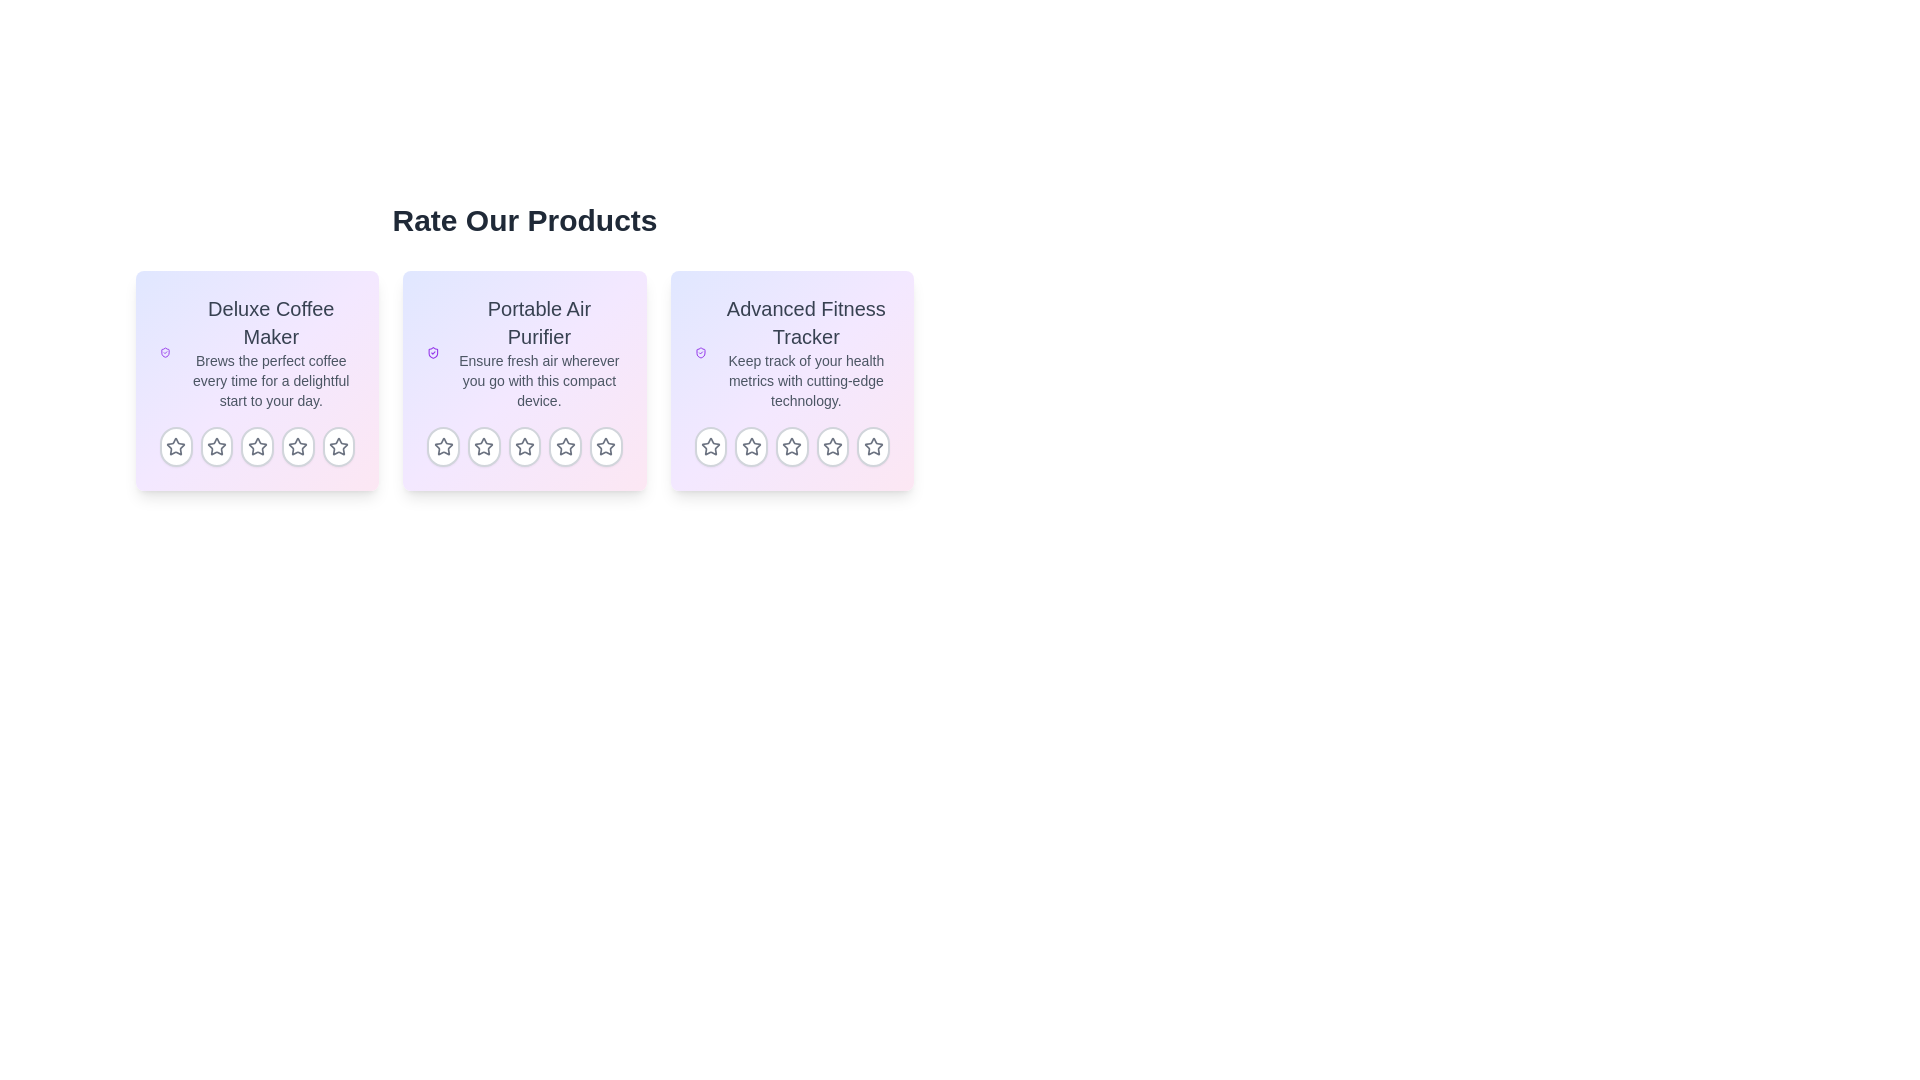 The width and height of the screenshot is (1920, 1080). Describe the element at coordinates (442, 446) in the screenshot. I see `the first star button in the rating control beneath the subtitle 'Portable Air Purifier' to provide visual feedback for the product rating` at that location.